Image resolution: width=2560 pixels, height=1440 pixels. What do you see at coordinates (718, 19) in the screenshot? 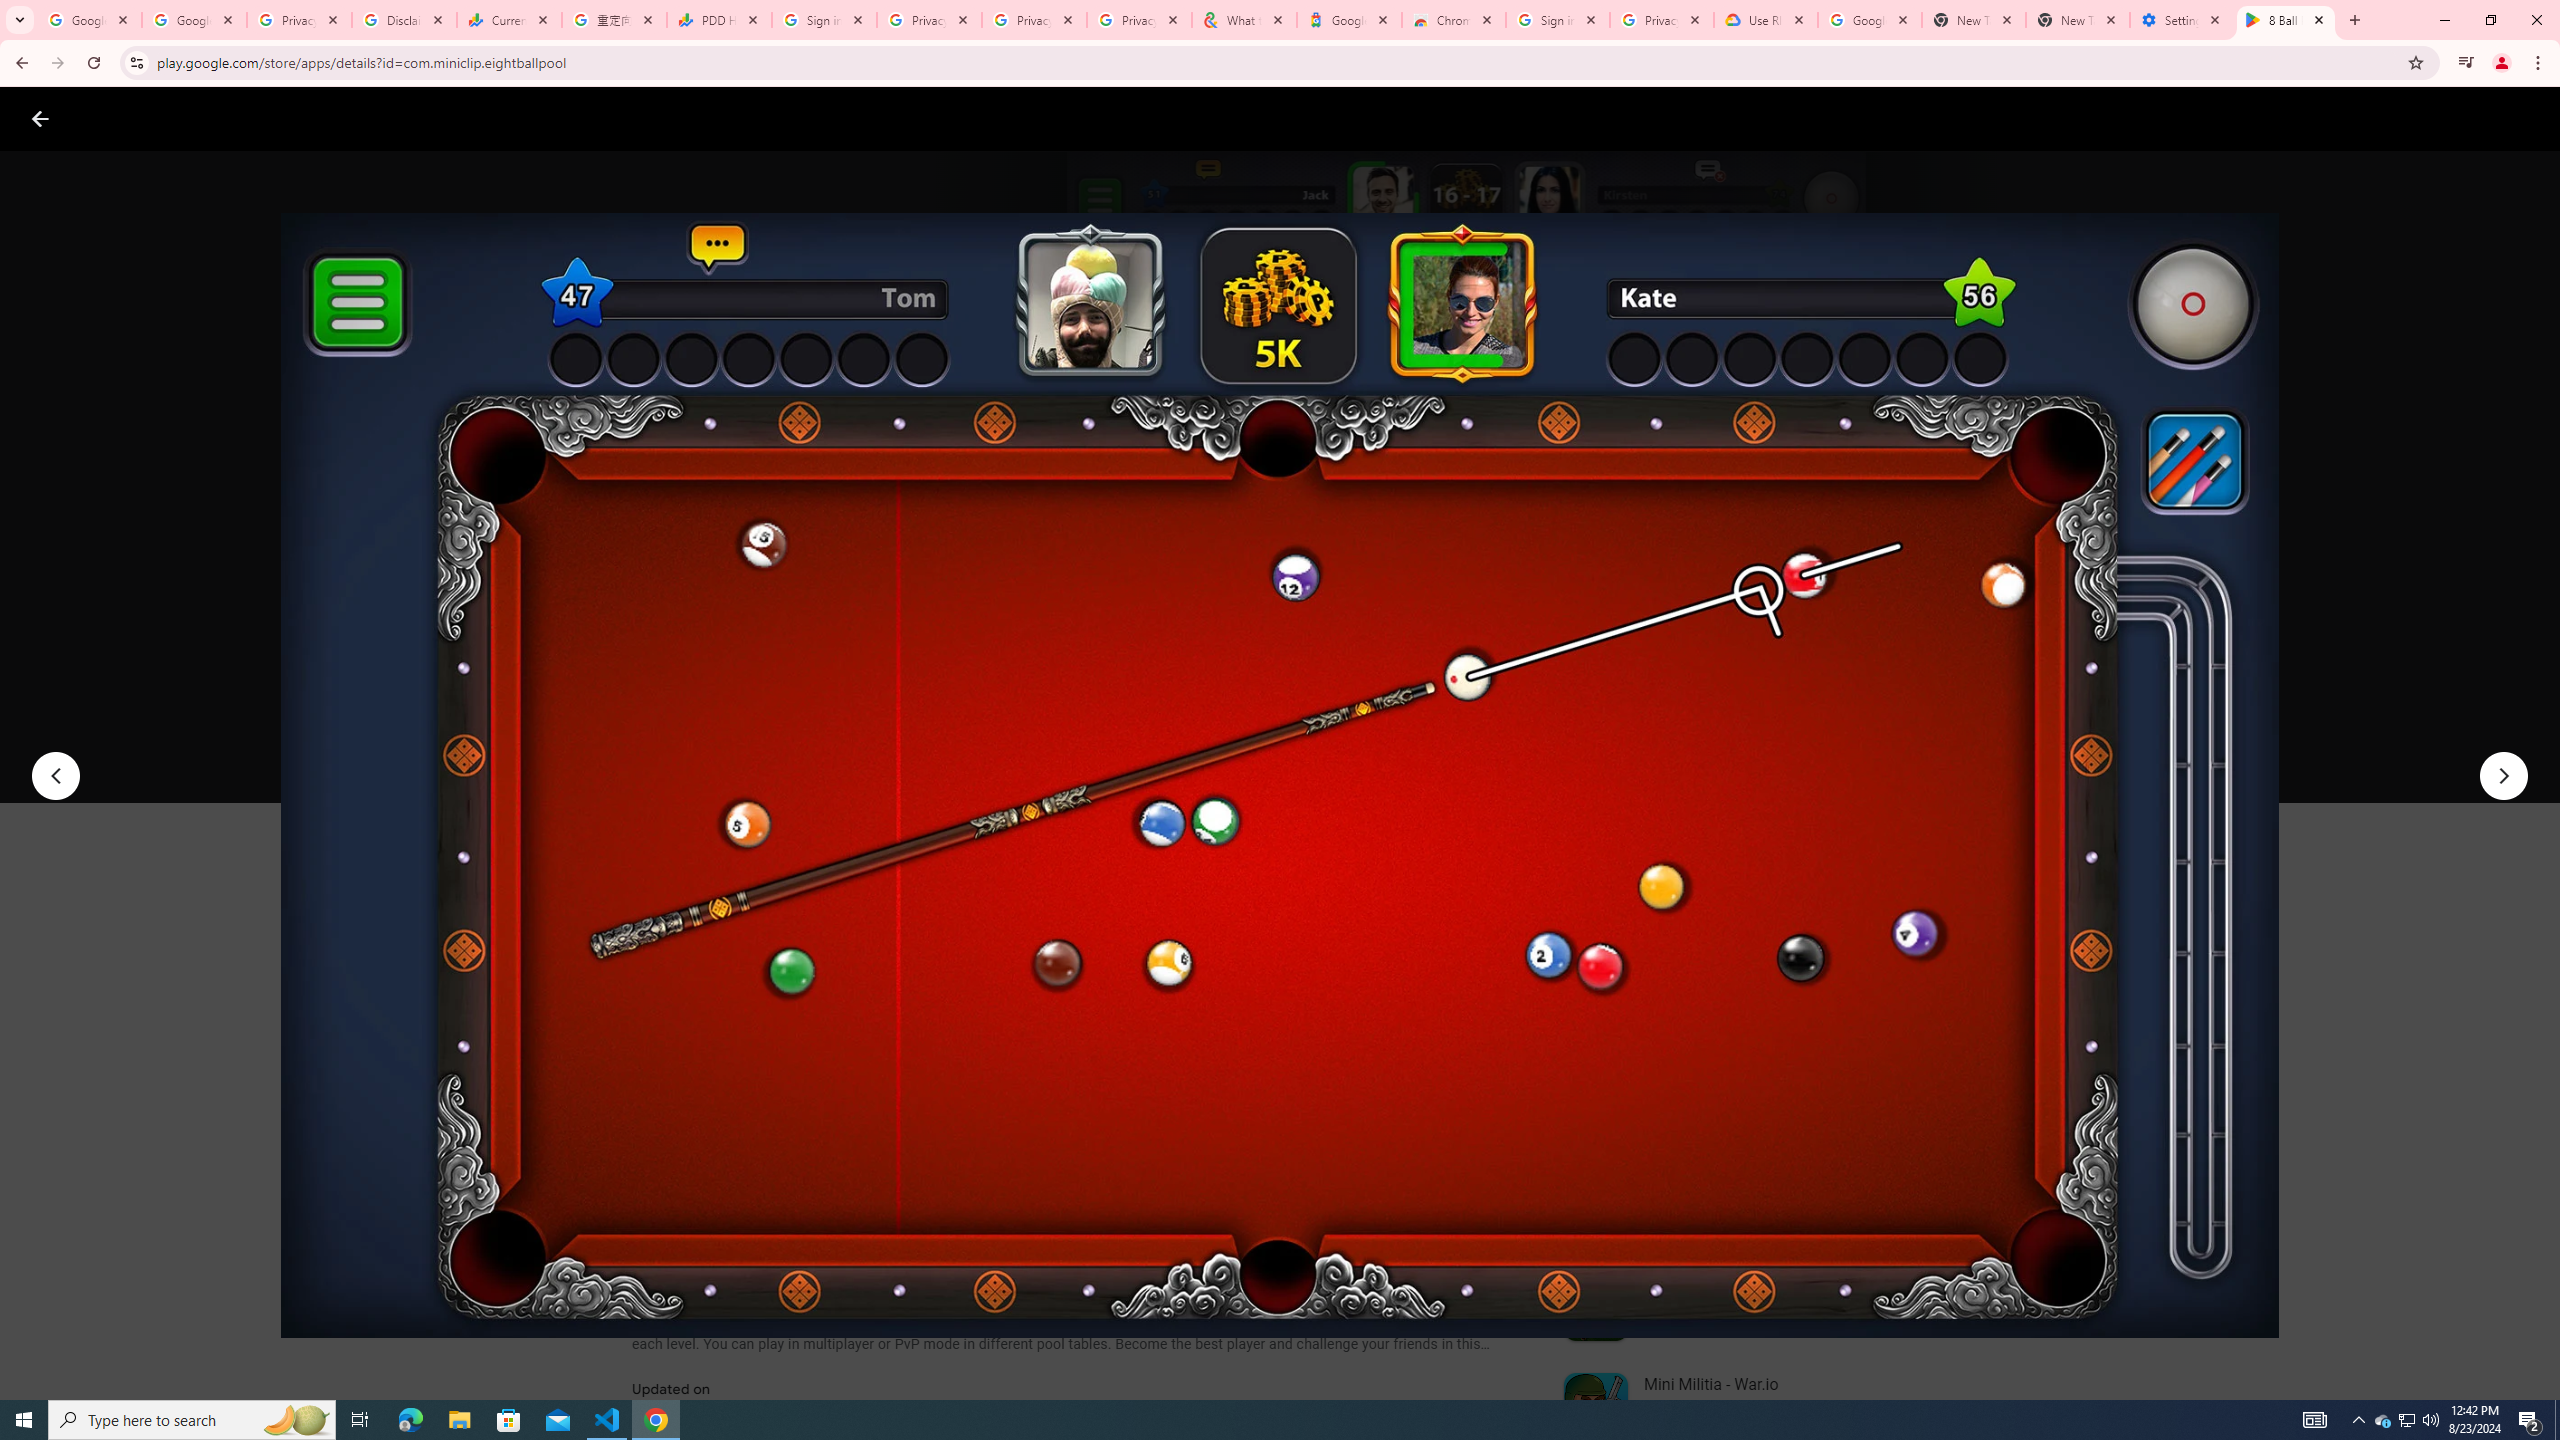
I see `'PDD Holdings Inc - ADR (PDD) Price & News - Google Finance'` at bounding box center [718, 19].